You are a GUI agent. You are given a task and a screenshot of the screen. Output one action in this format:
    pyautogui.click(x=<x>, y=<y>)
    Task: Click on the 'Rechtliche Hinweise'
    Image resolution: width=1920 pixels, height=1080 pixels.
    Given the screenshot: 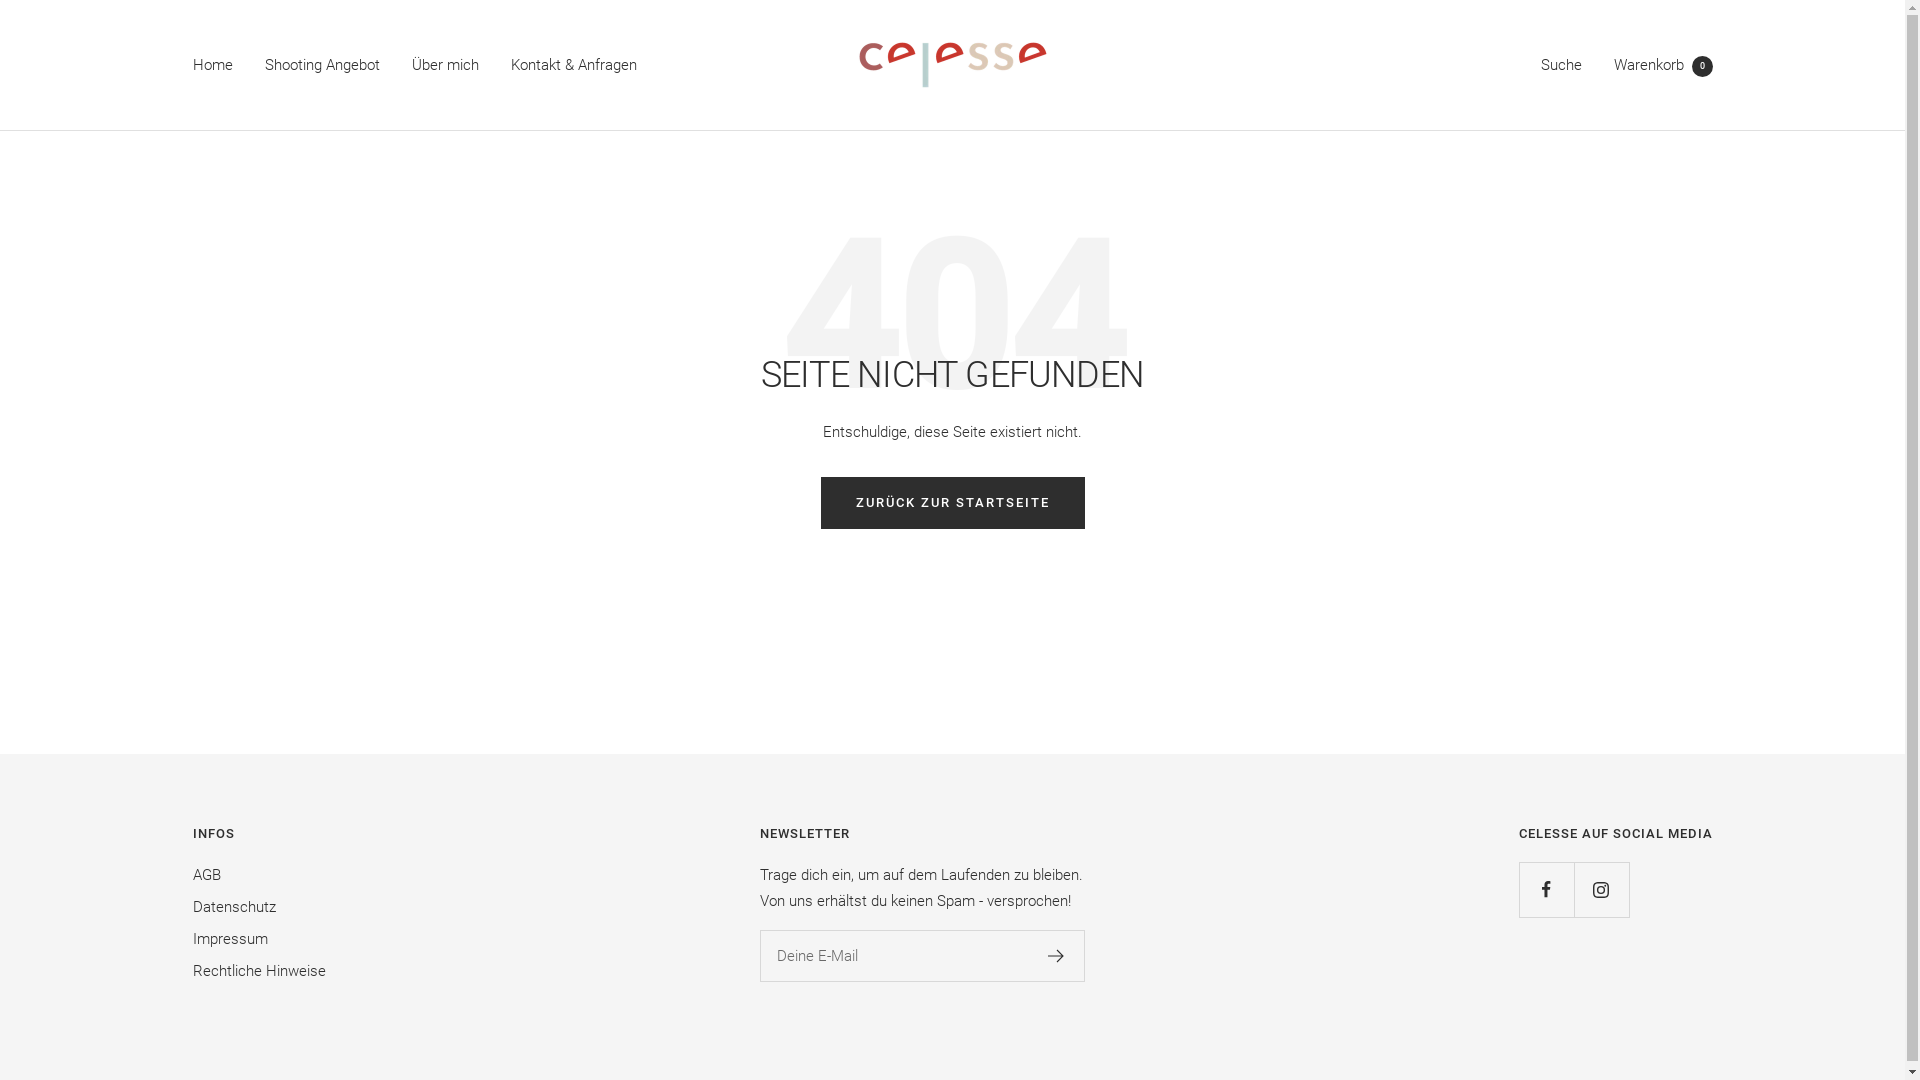 What is the action you would take?
    pyautogui.click(x=192, y=970)
    